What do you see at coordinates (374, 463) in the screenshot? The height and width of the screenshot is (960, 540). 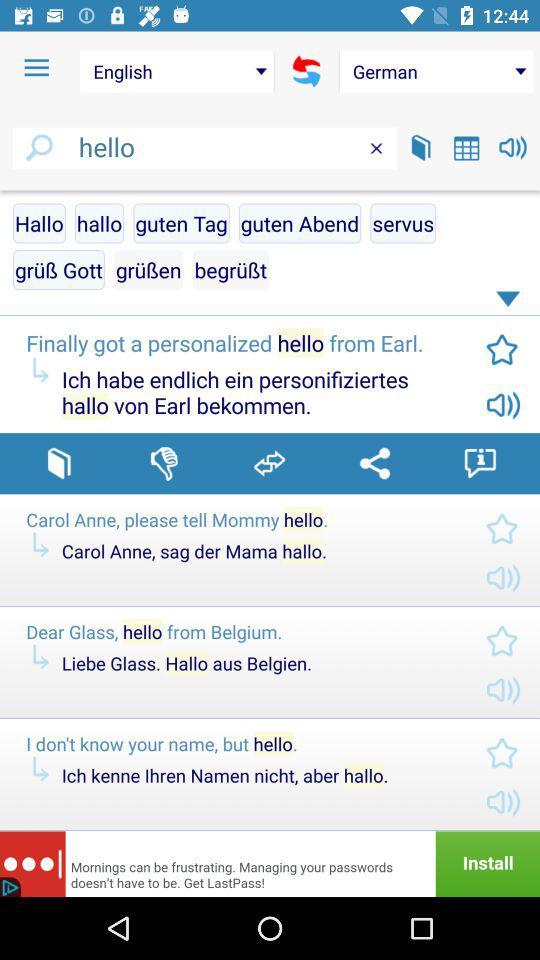 I see `share` at bounding box center [374, 463].